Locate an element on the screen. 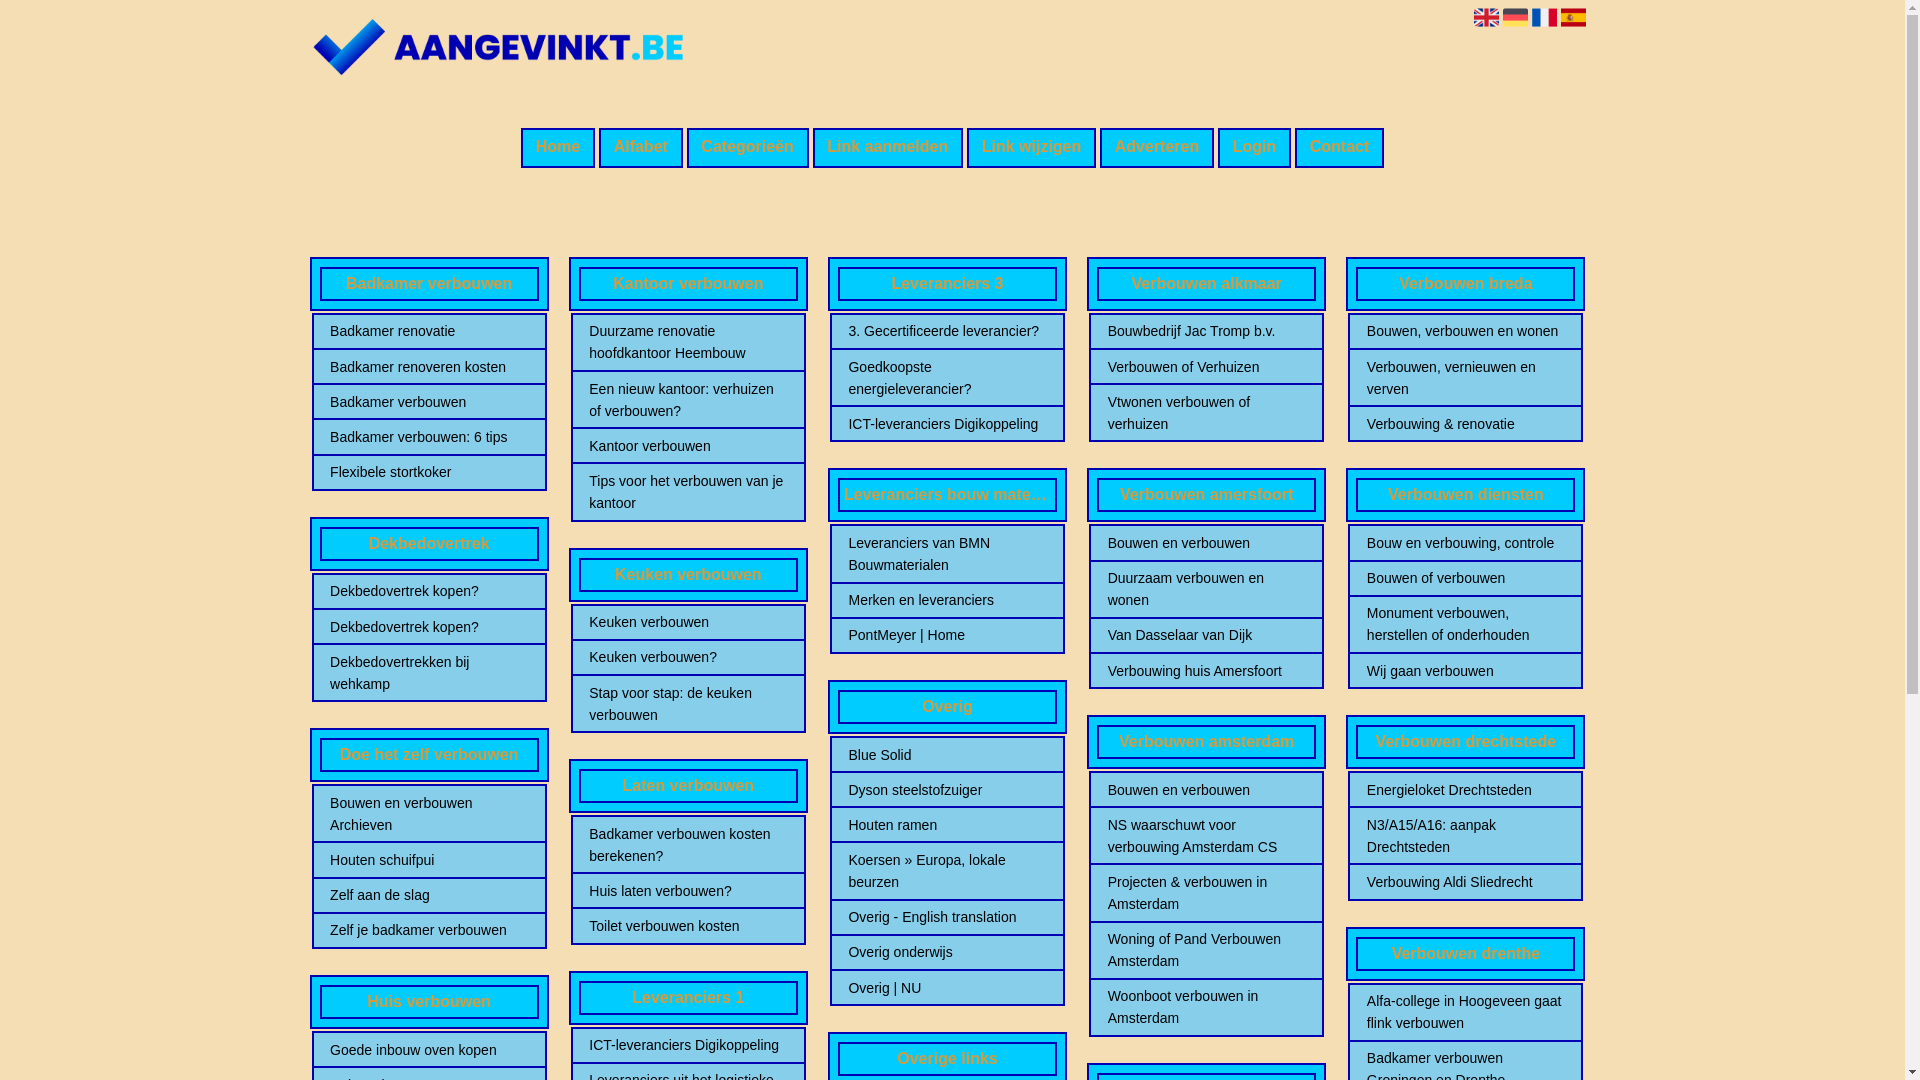  'Goedkoopste energieleverancier?' is located at coordinates (848, 378).